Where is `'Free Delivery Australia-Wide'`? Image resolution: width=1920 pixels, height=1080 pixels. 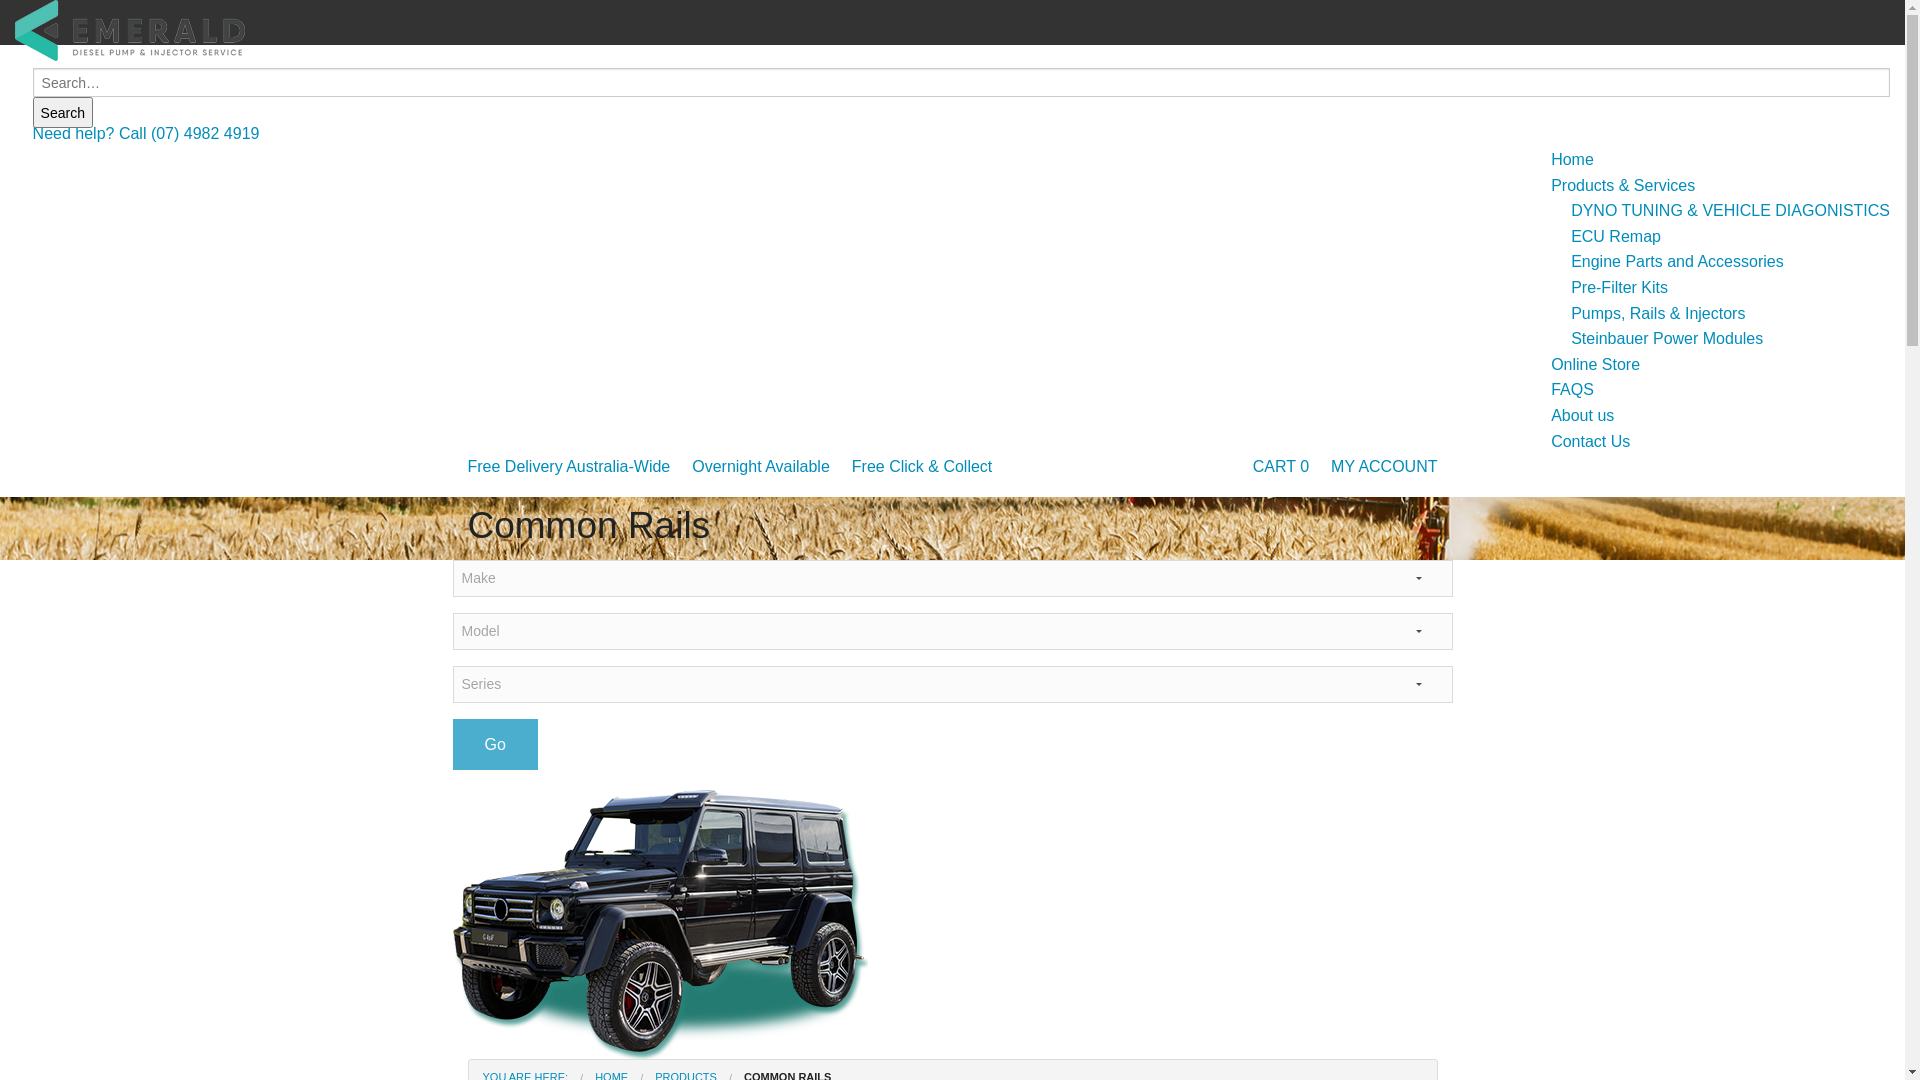 'Free Delivery Australia-Wide' is located at coordinates (568, 466).